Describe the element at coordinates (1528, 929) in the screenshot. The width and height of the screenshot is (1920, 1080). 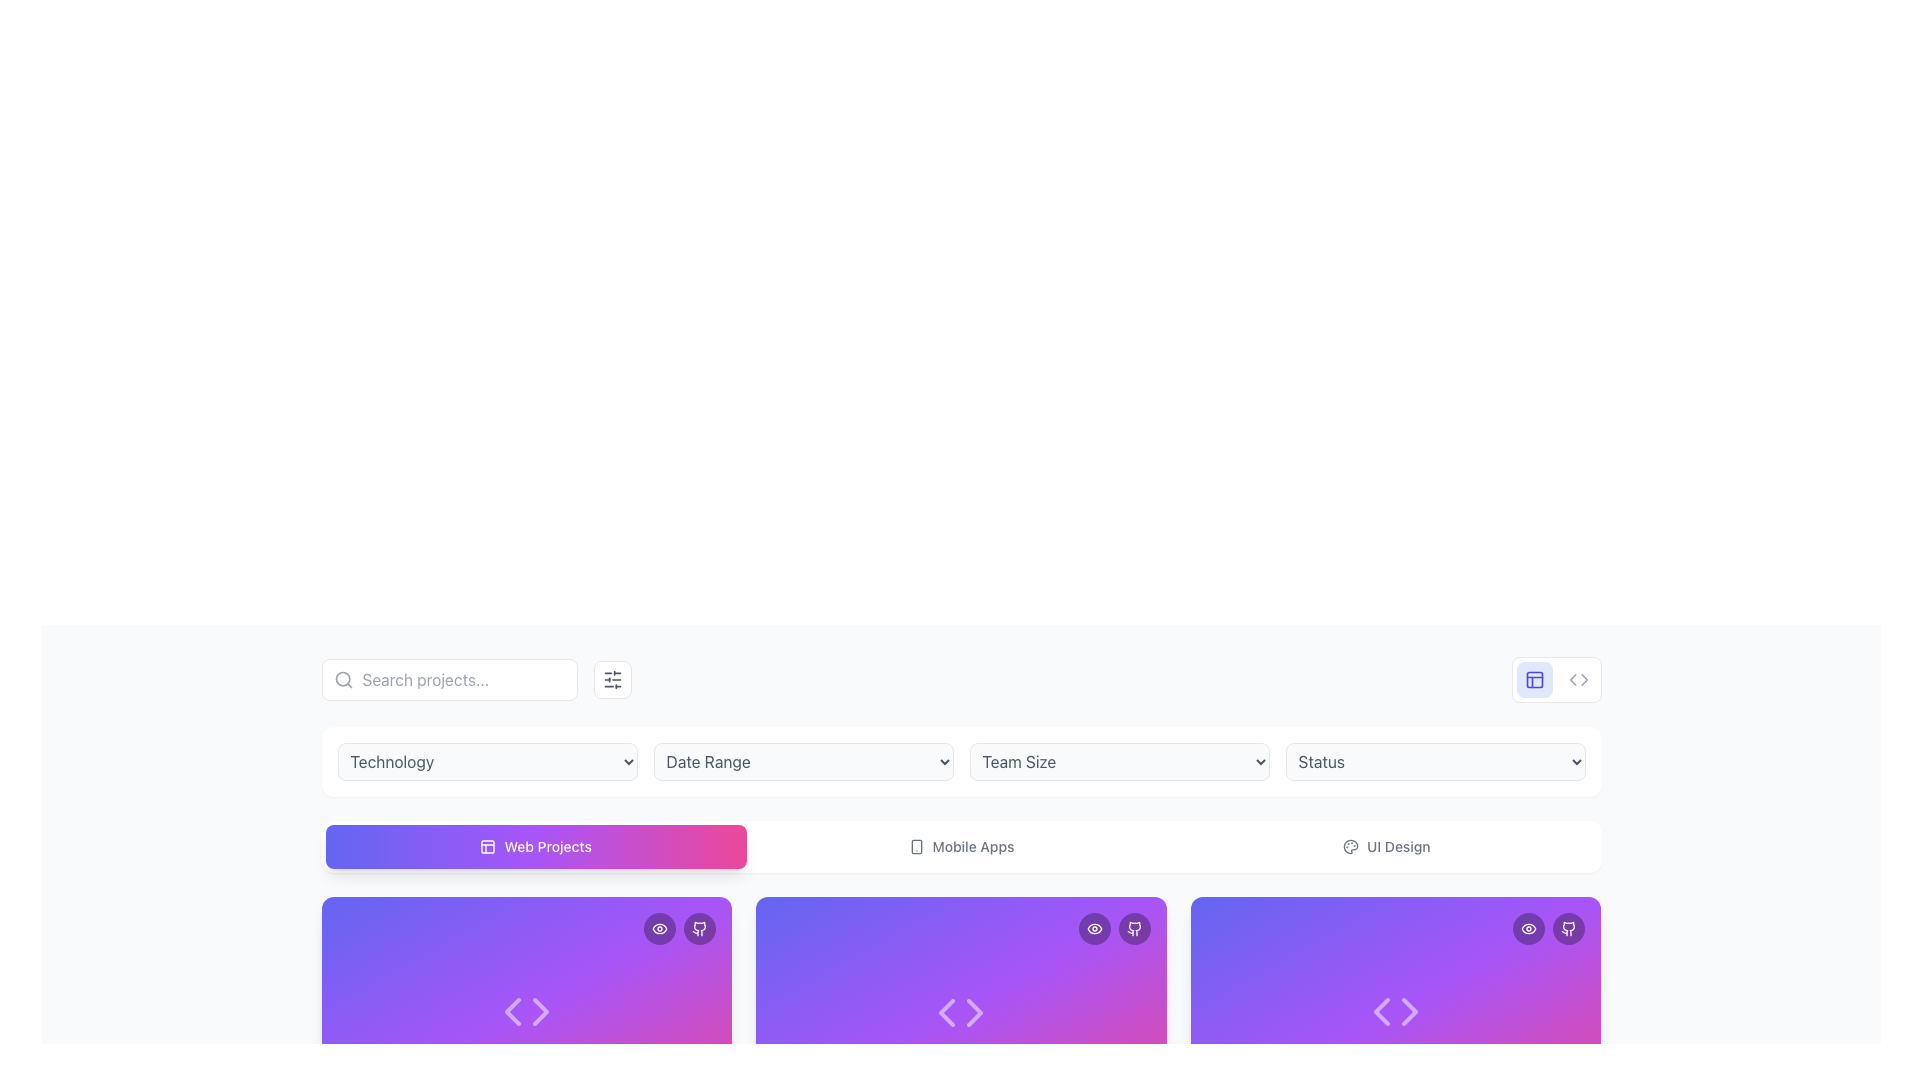
I see `the circular button with a semi-transparent black background and white border, which has an eye icon` at that location.